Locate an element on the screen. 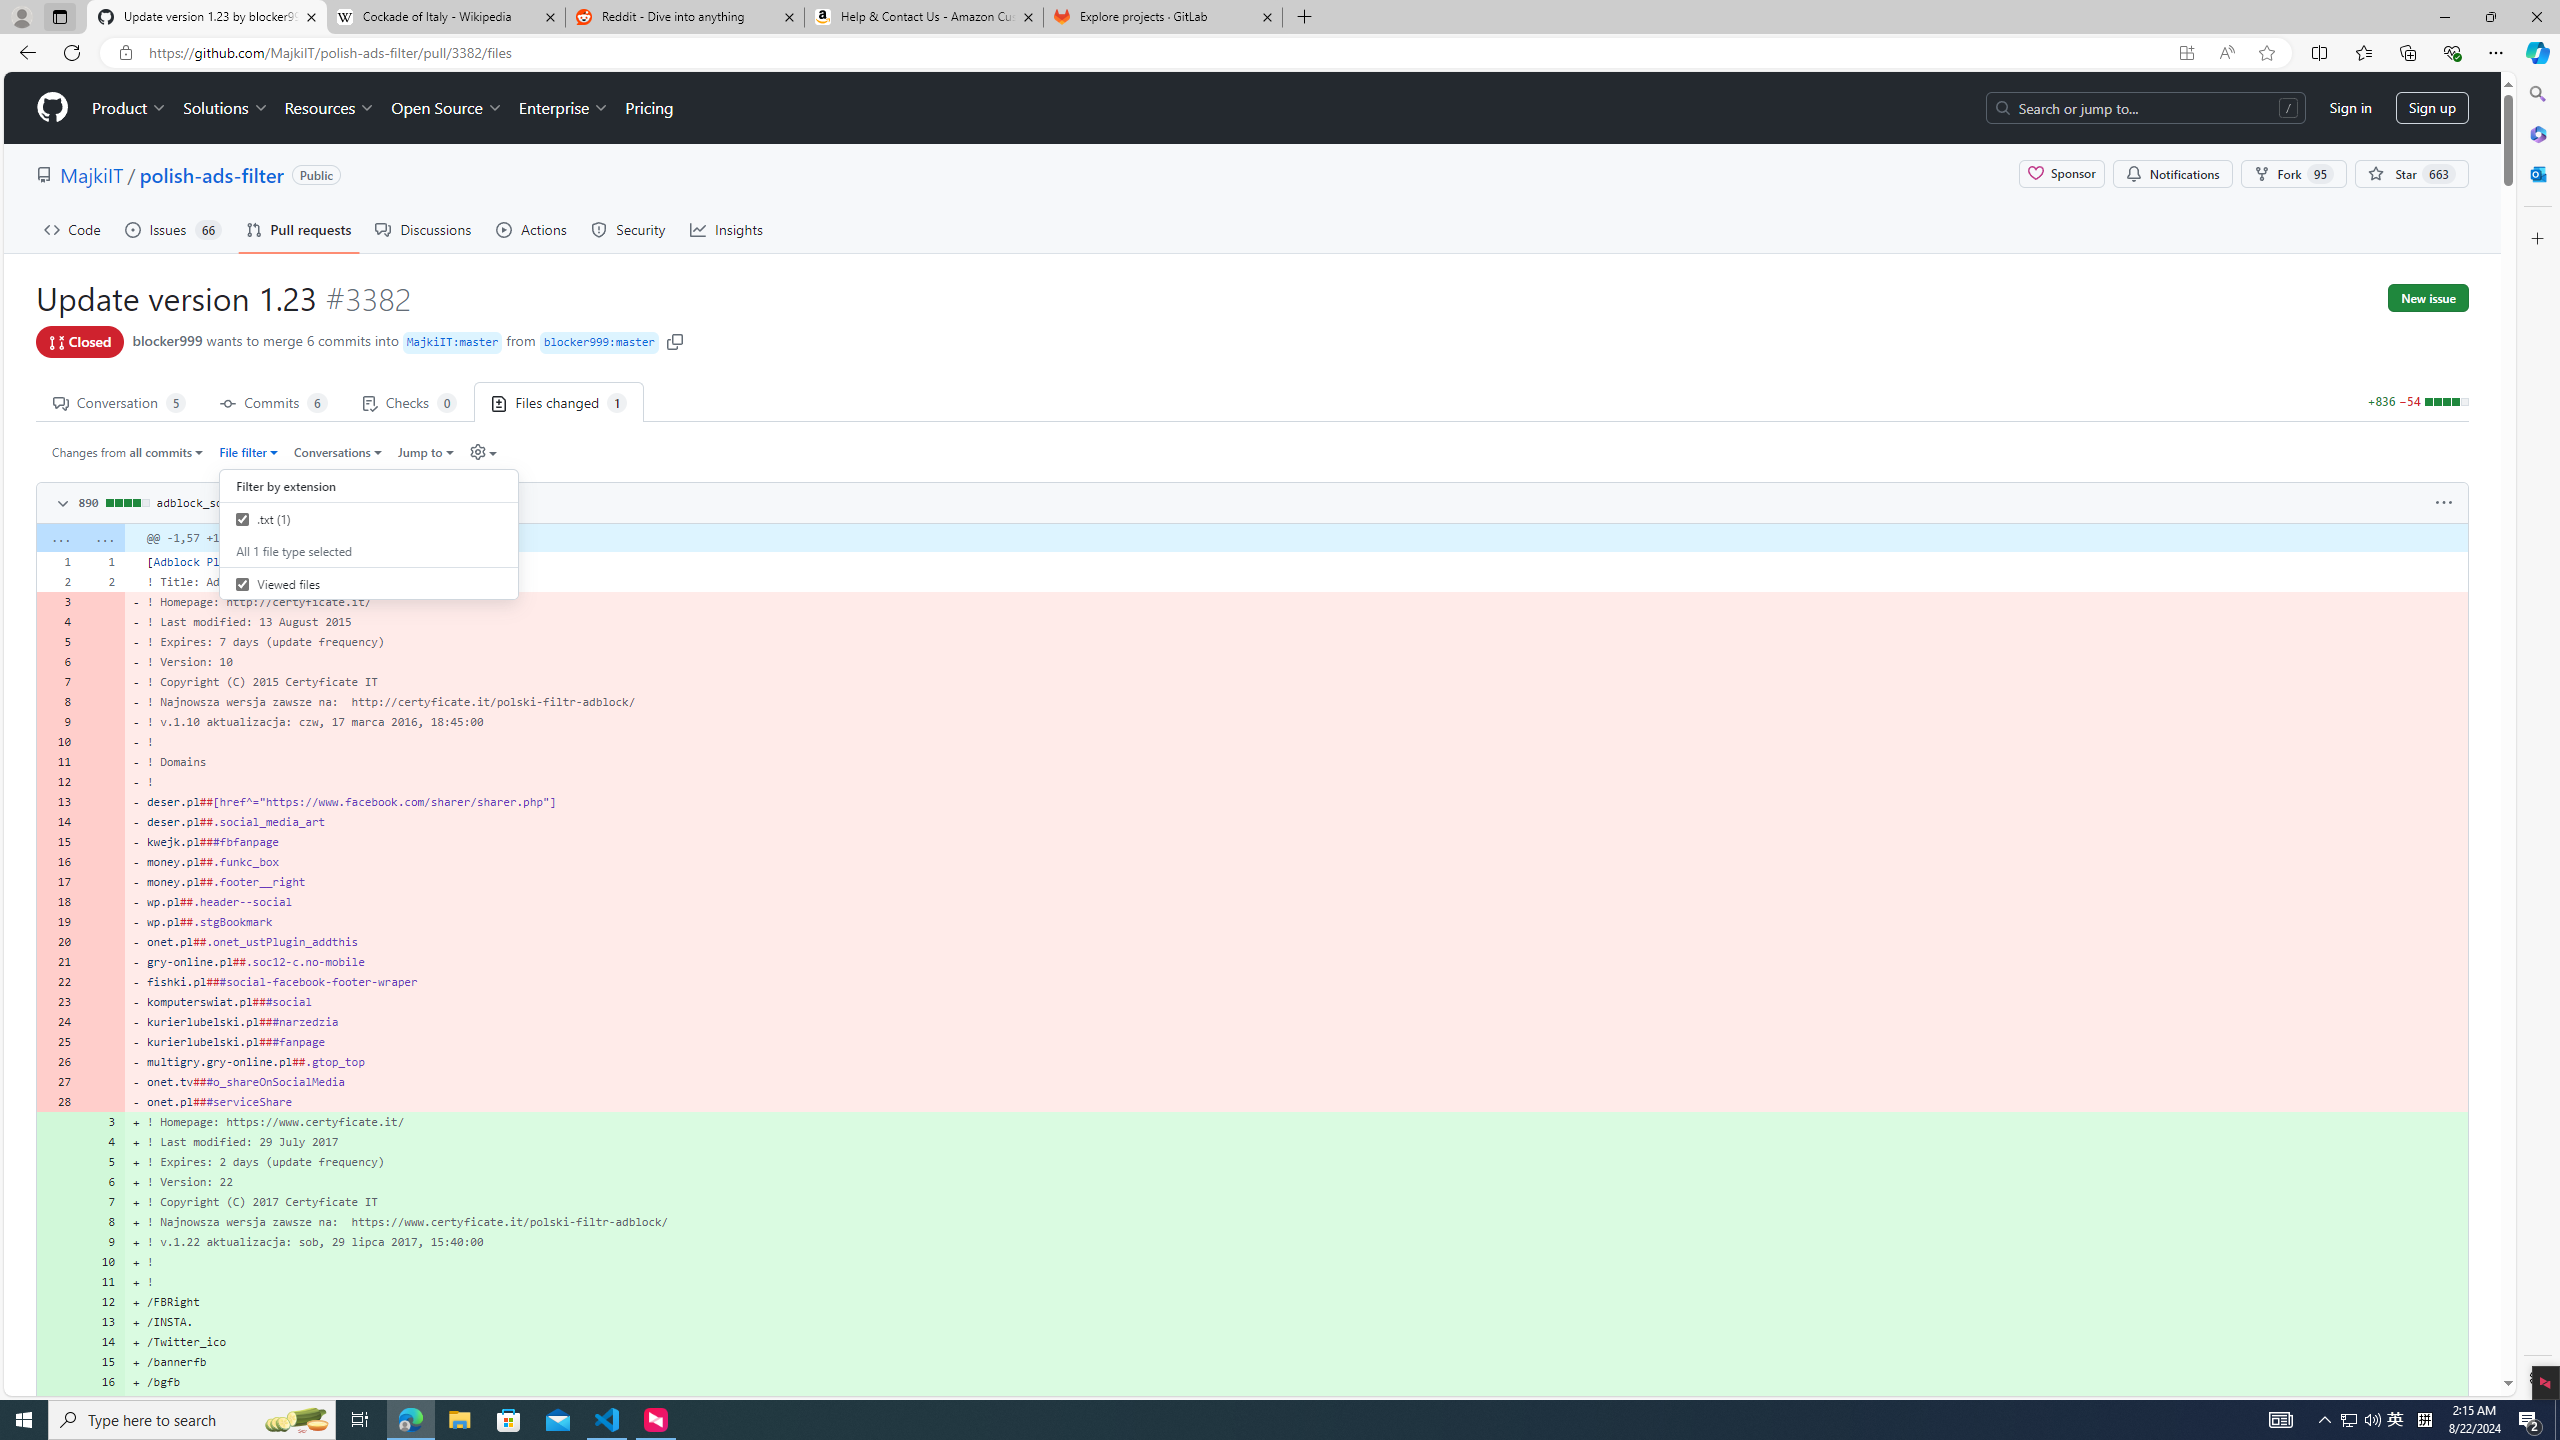  'Diff settings' is located at coordinates (482, 451).